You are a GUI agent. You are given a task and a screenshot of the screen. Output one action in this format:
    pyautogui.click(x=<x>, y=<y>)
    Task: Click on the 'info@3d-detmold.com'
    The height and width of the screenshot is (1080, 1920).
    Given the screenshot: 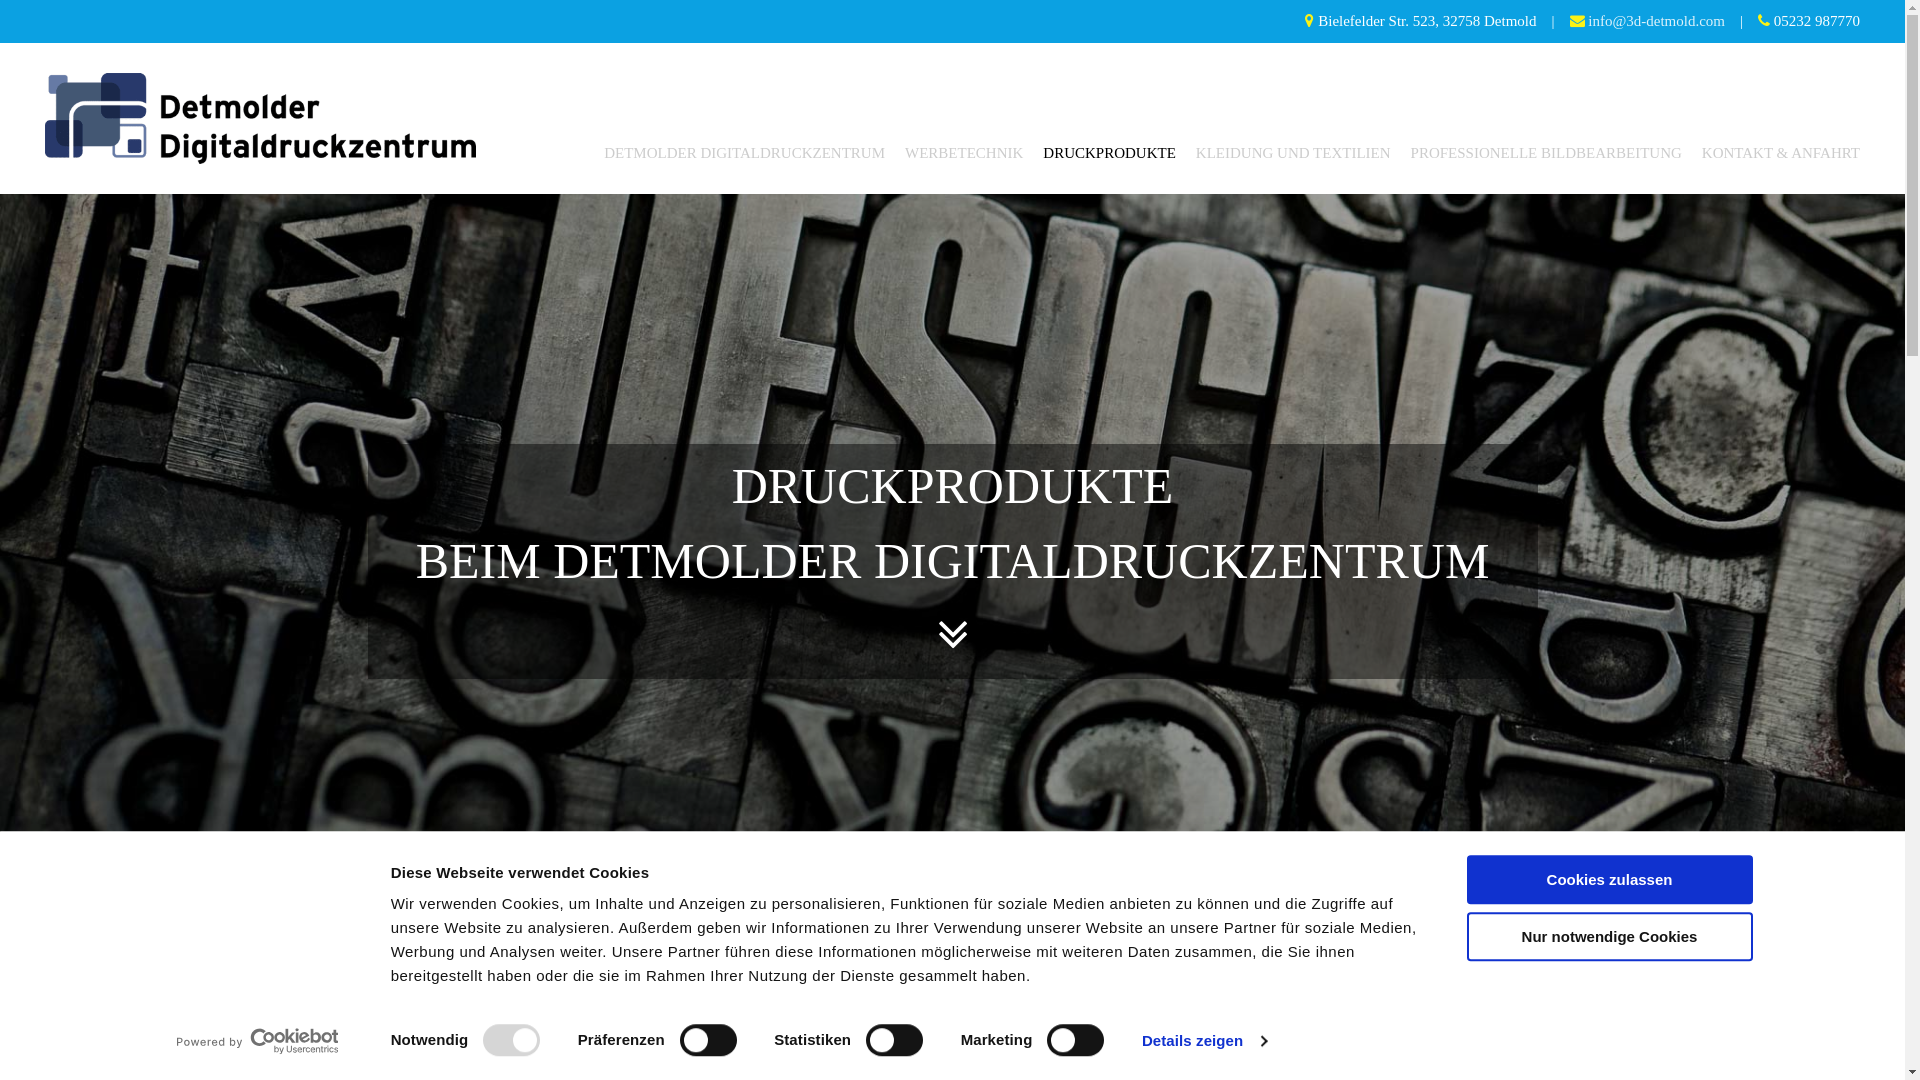 What is the action you would take?
    pyautogui.click(x=1656, y=20)
    